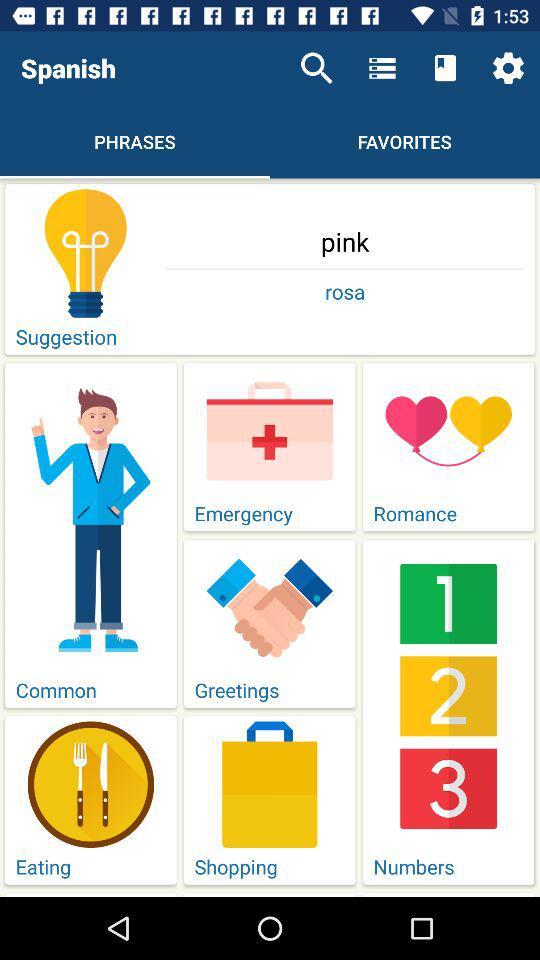 The image size is (540, 960). What do you see at coordinates (316, 68) in the screenshot?
I see `item next to the spanish icon` at bounding box center [316, 68].